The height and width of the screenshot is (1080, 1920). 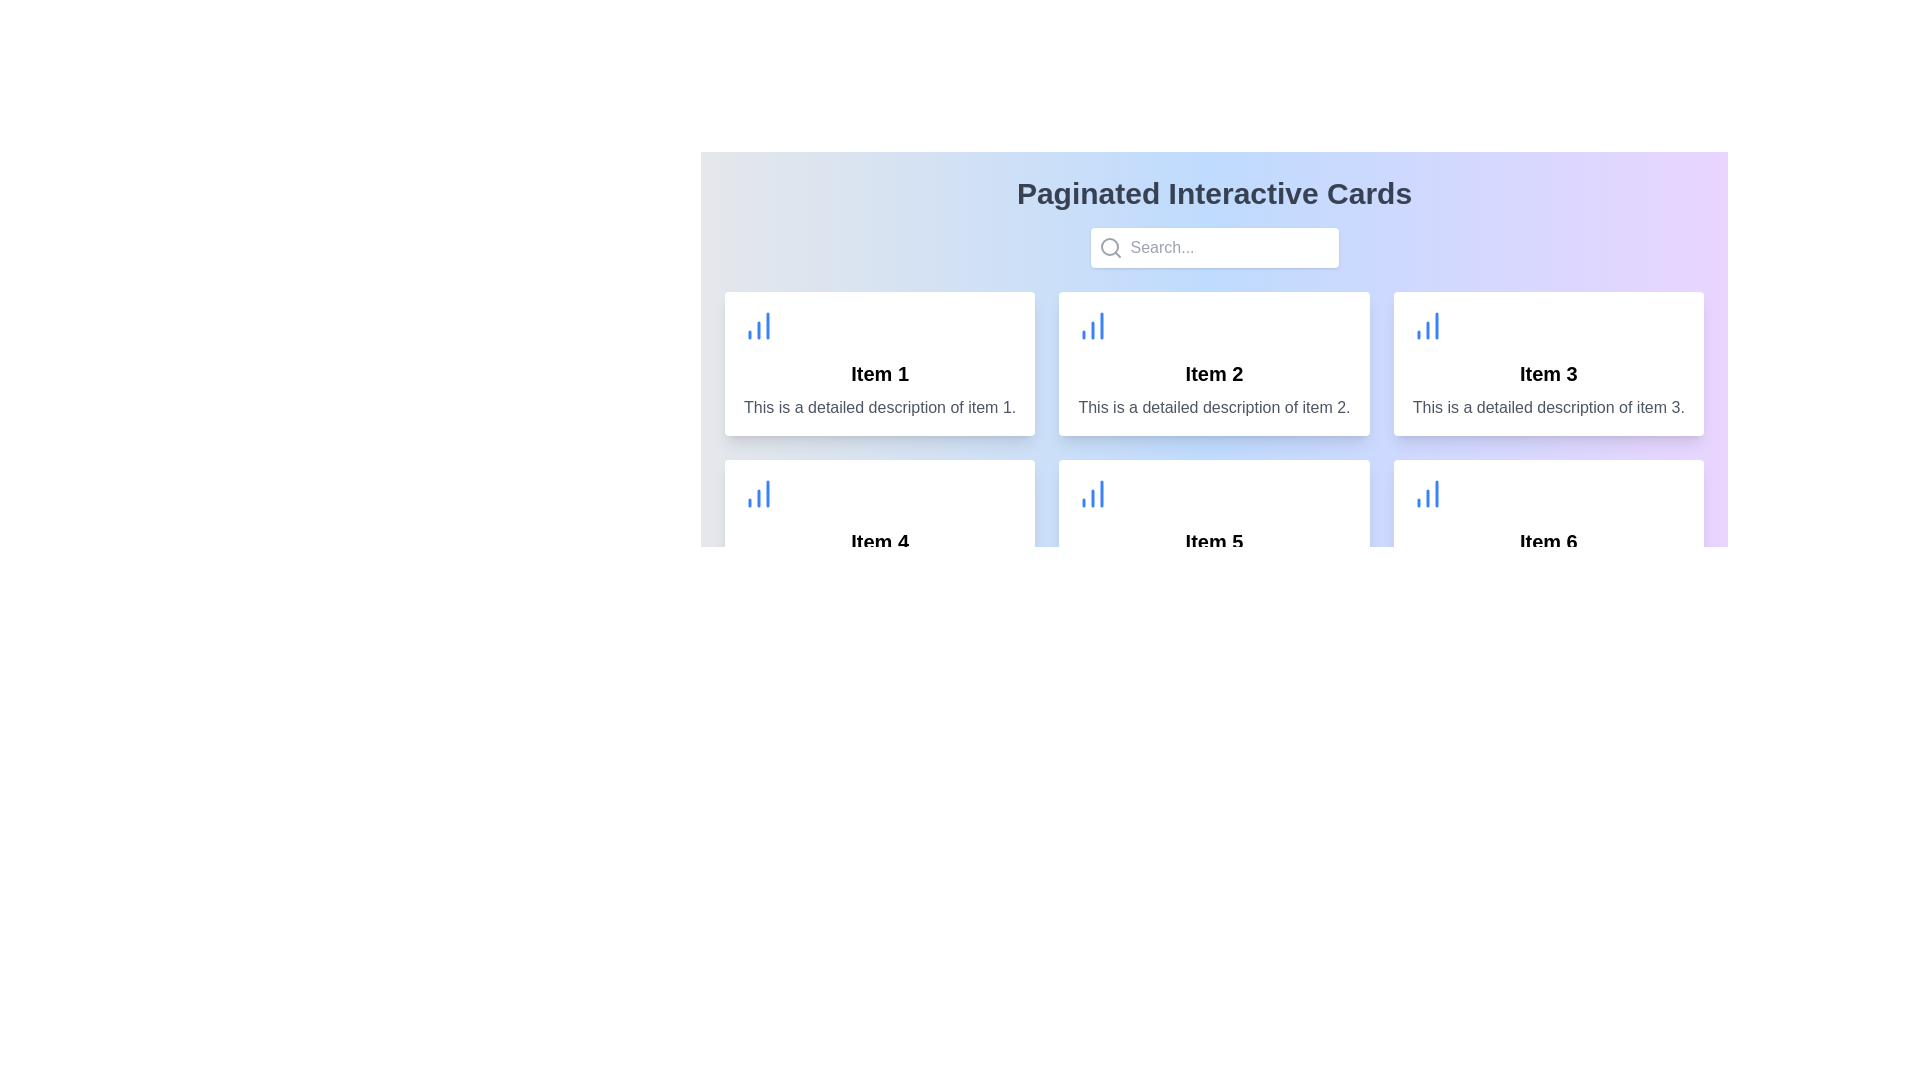 What do you see at coordinates (1213, 531) in the screenshot?
I see `the Informational Card titled 'Item 5'` at bounding box center [1213, 531].